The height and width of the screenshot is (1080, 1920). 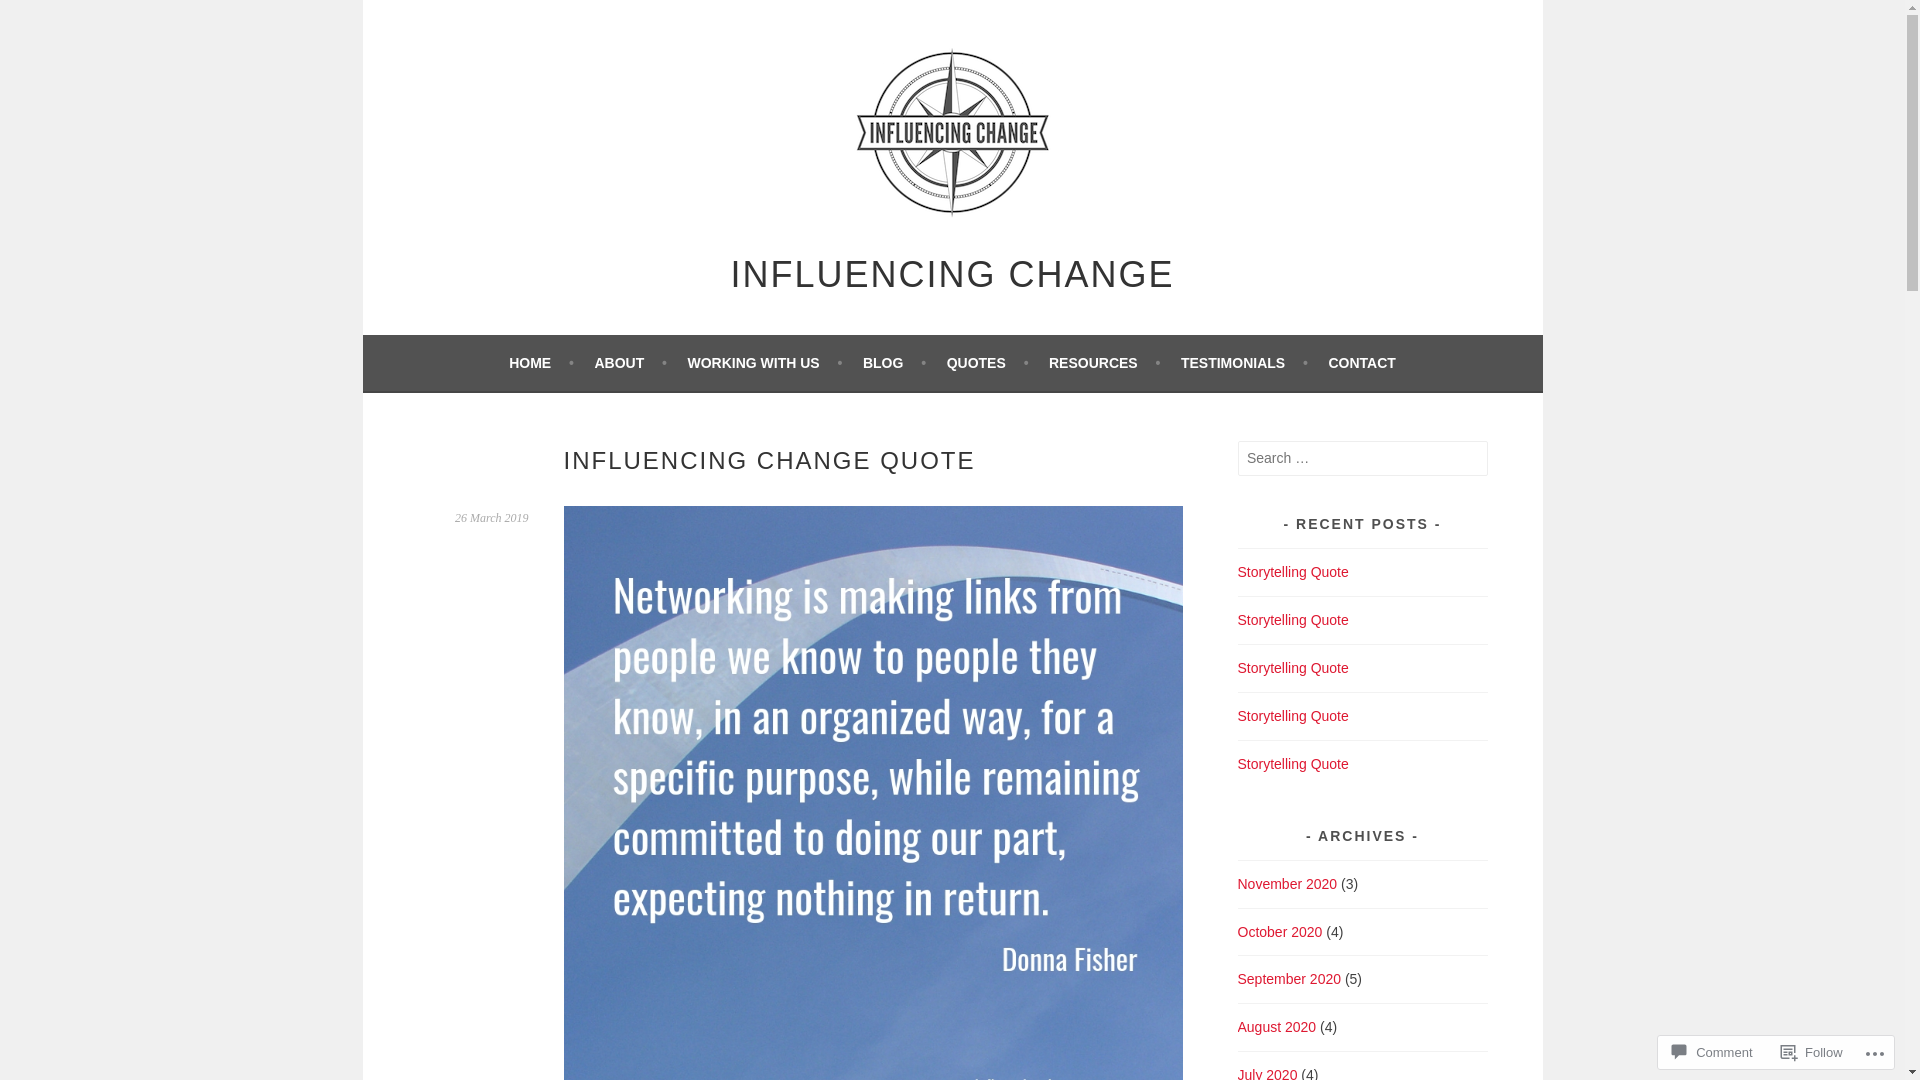 I want to click on 'August 2020', so click(x=1276, y=1026).